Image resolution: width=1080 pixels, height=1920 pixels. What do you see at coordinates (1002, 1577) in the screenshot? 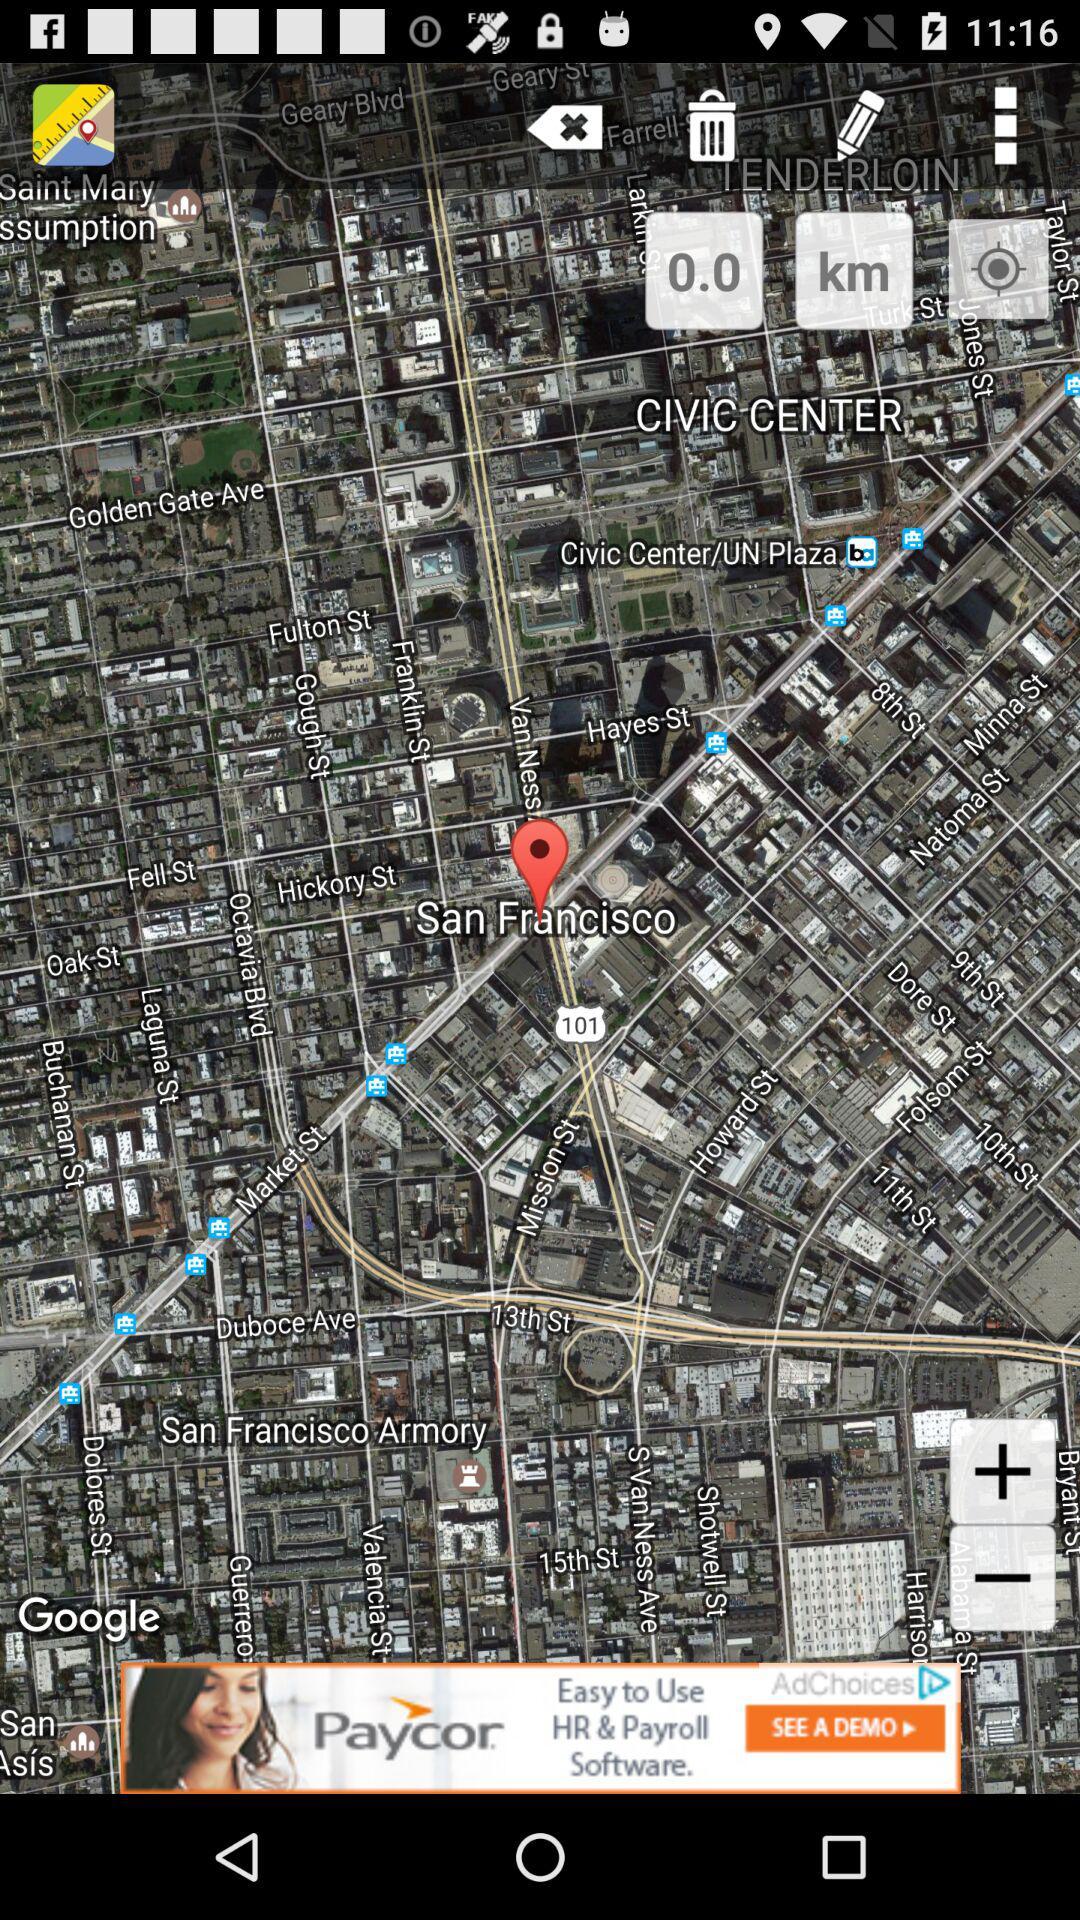
I see `zoom out` at bounding box center [1002, 1577].